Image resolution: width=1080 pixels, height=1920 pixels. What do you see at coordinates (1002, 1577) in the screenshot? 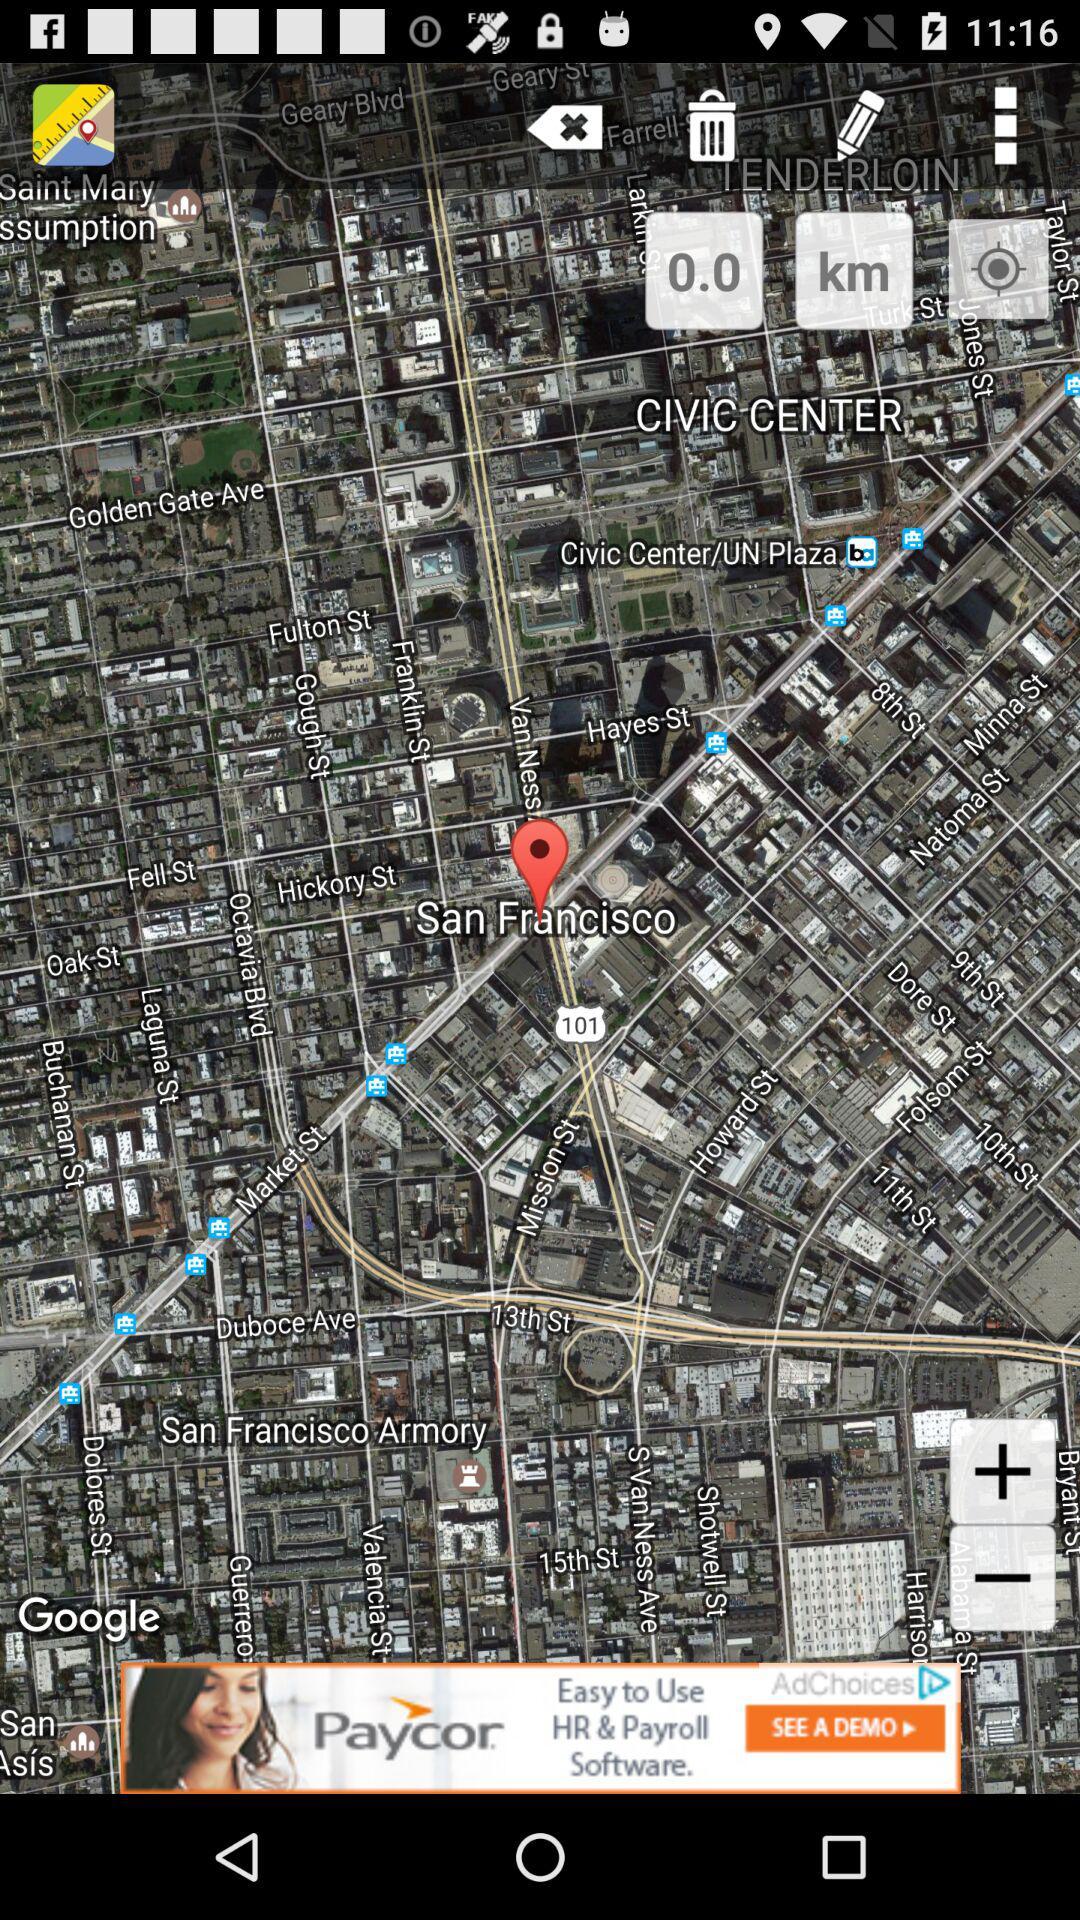
I see `zoom out` at bounding box center [1002, 1577].